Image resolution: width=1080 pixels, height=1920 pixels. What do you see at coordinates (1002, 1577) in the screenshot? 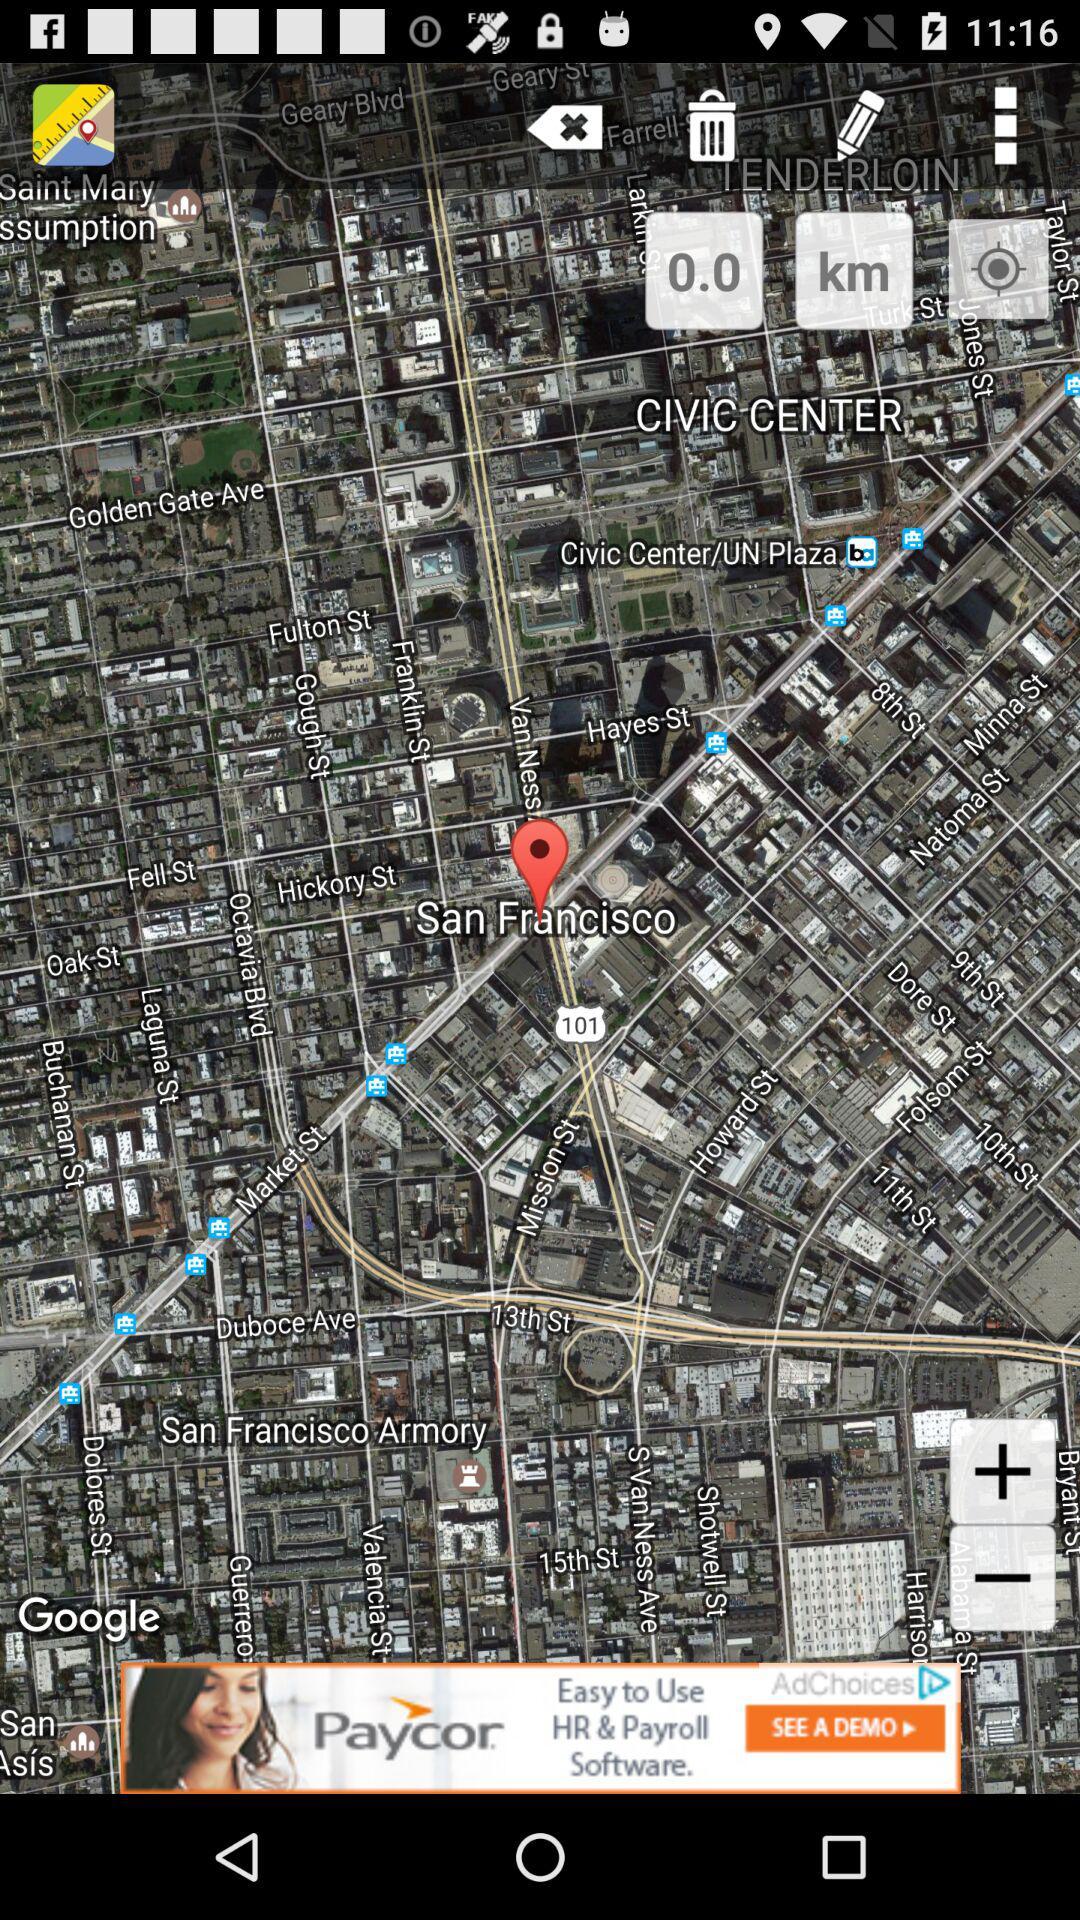
I see `zoom out` at bounding box center [1002, 1577].